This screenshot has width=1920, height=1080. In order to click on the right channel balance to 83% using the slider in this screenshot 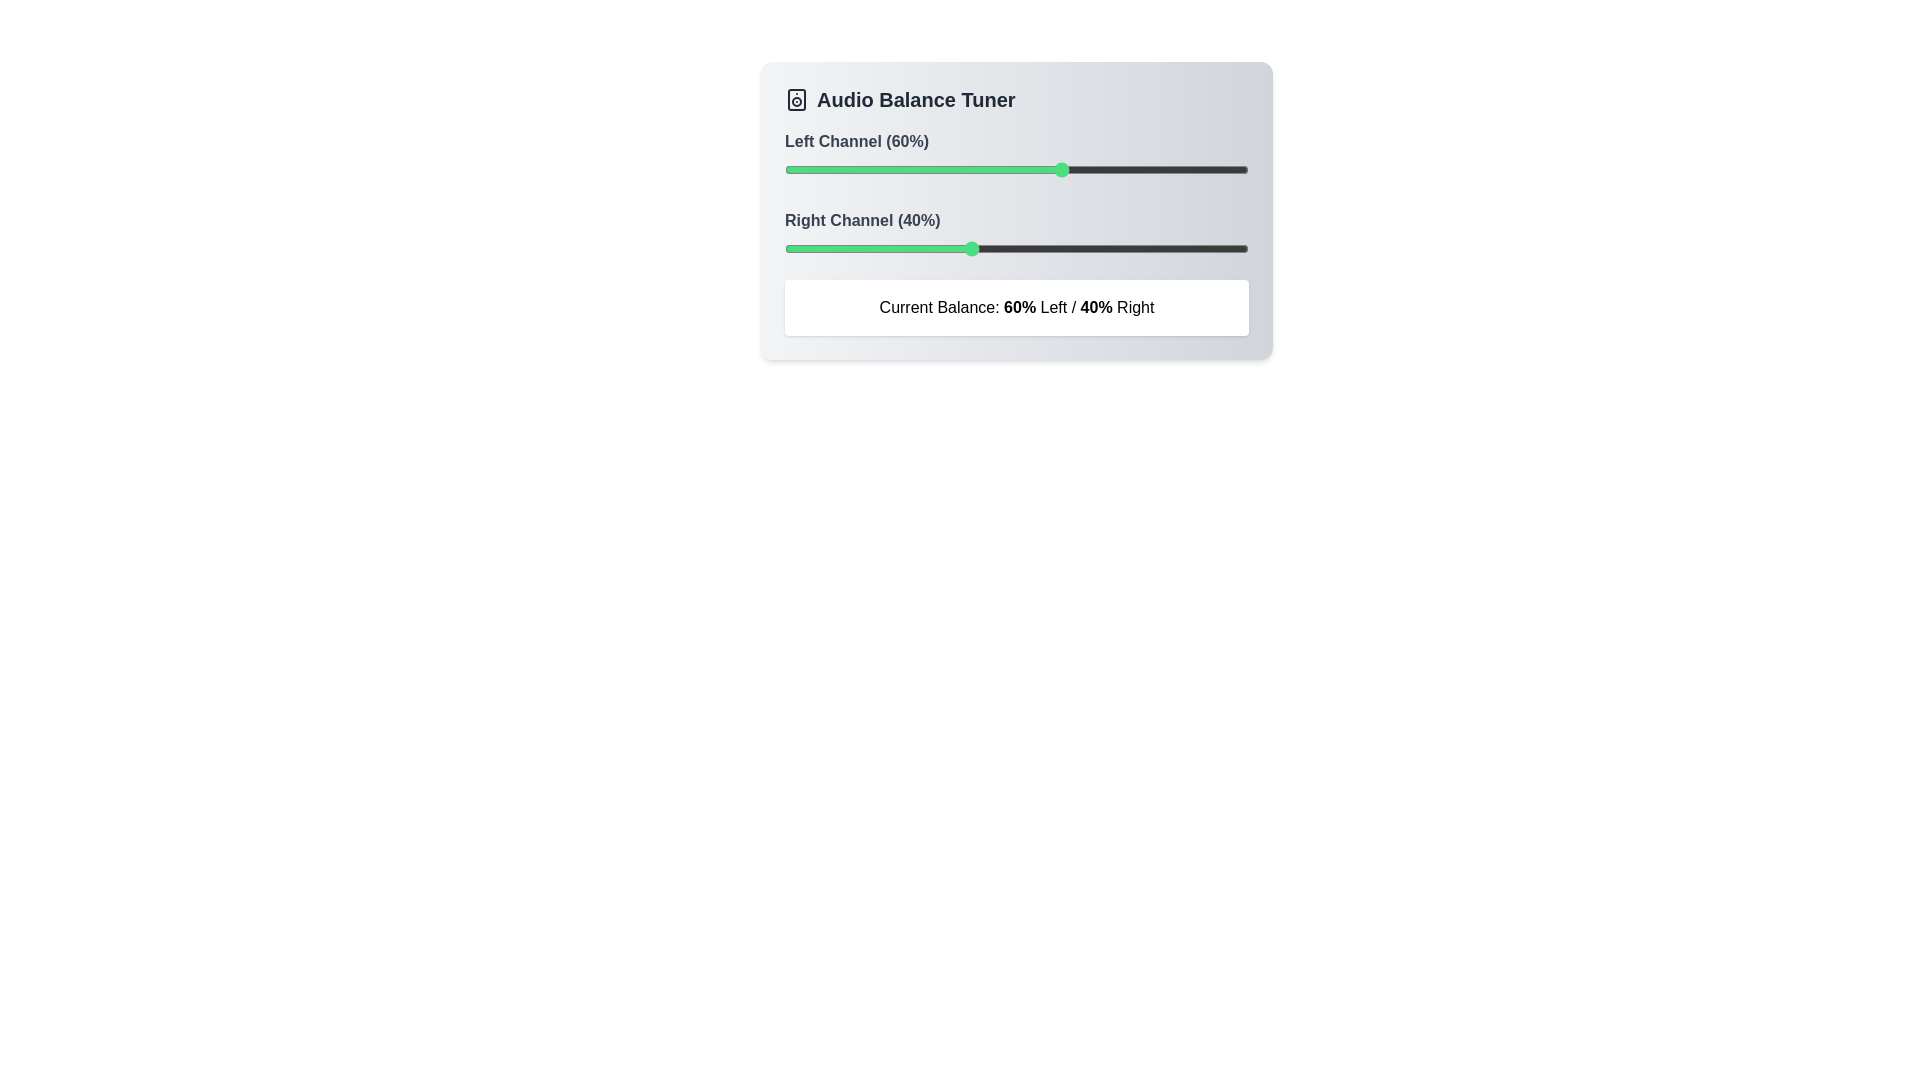, I will do `click(1170, 248)`.